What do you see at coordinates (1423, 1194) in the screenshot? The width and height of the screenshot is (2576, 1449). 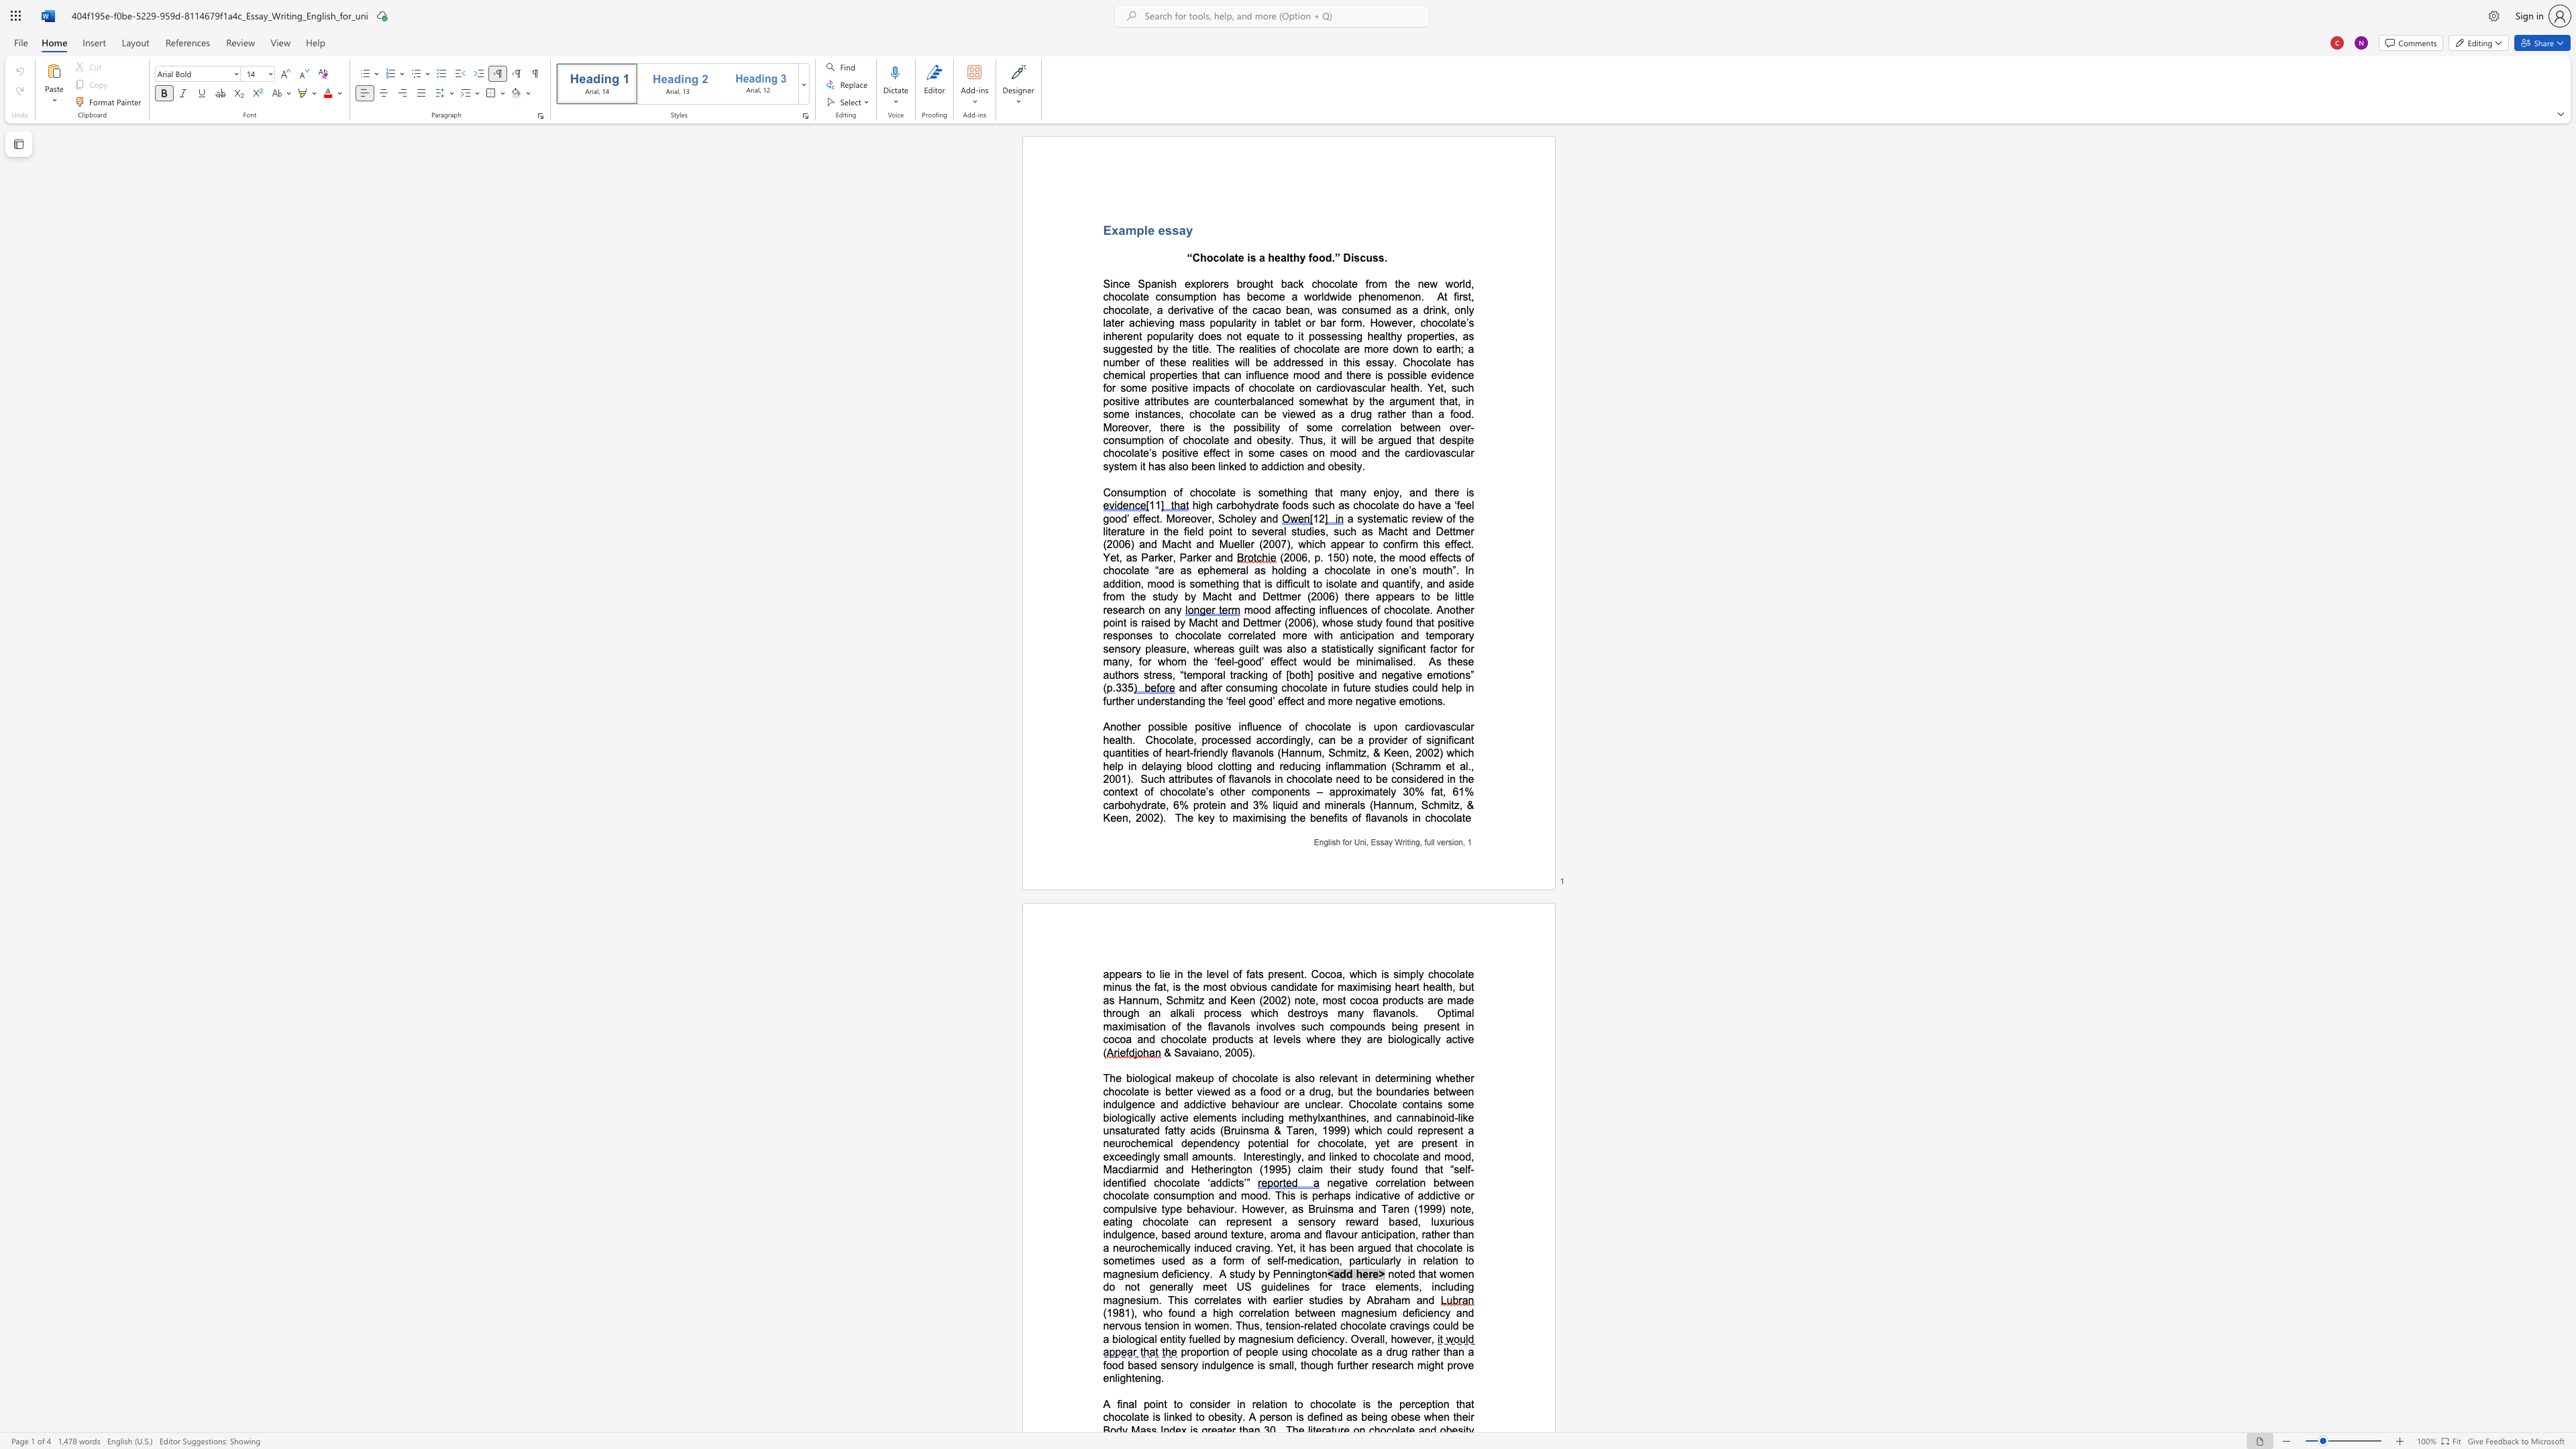 I see `the subset text "ddictive or comp" within the text "of addictive or compulsive type behaviour. However, as Bruinsma and Taren (1999) note, eating chocolate can"` at bounding box center [1423, 1194].